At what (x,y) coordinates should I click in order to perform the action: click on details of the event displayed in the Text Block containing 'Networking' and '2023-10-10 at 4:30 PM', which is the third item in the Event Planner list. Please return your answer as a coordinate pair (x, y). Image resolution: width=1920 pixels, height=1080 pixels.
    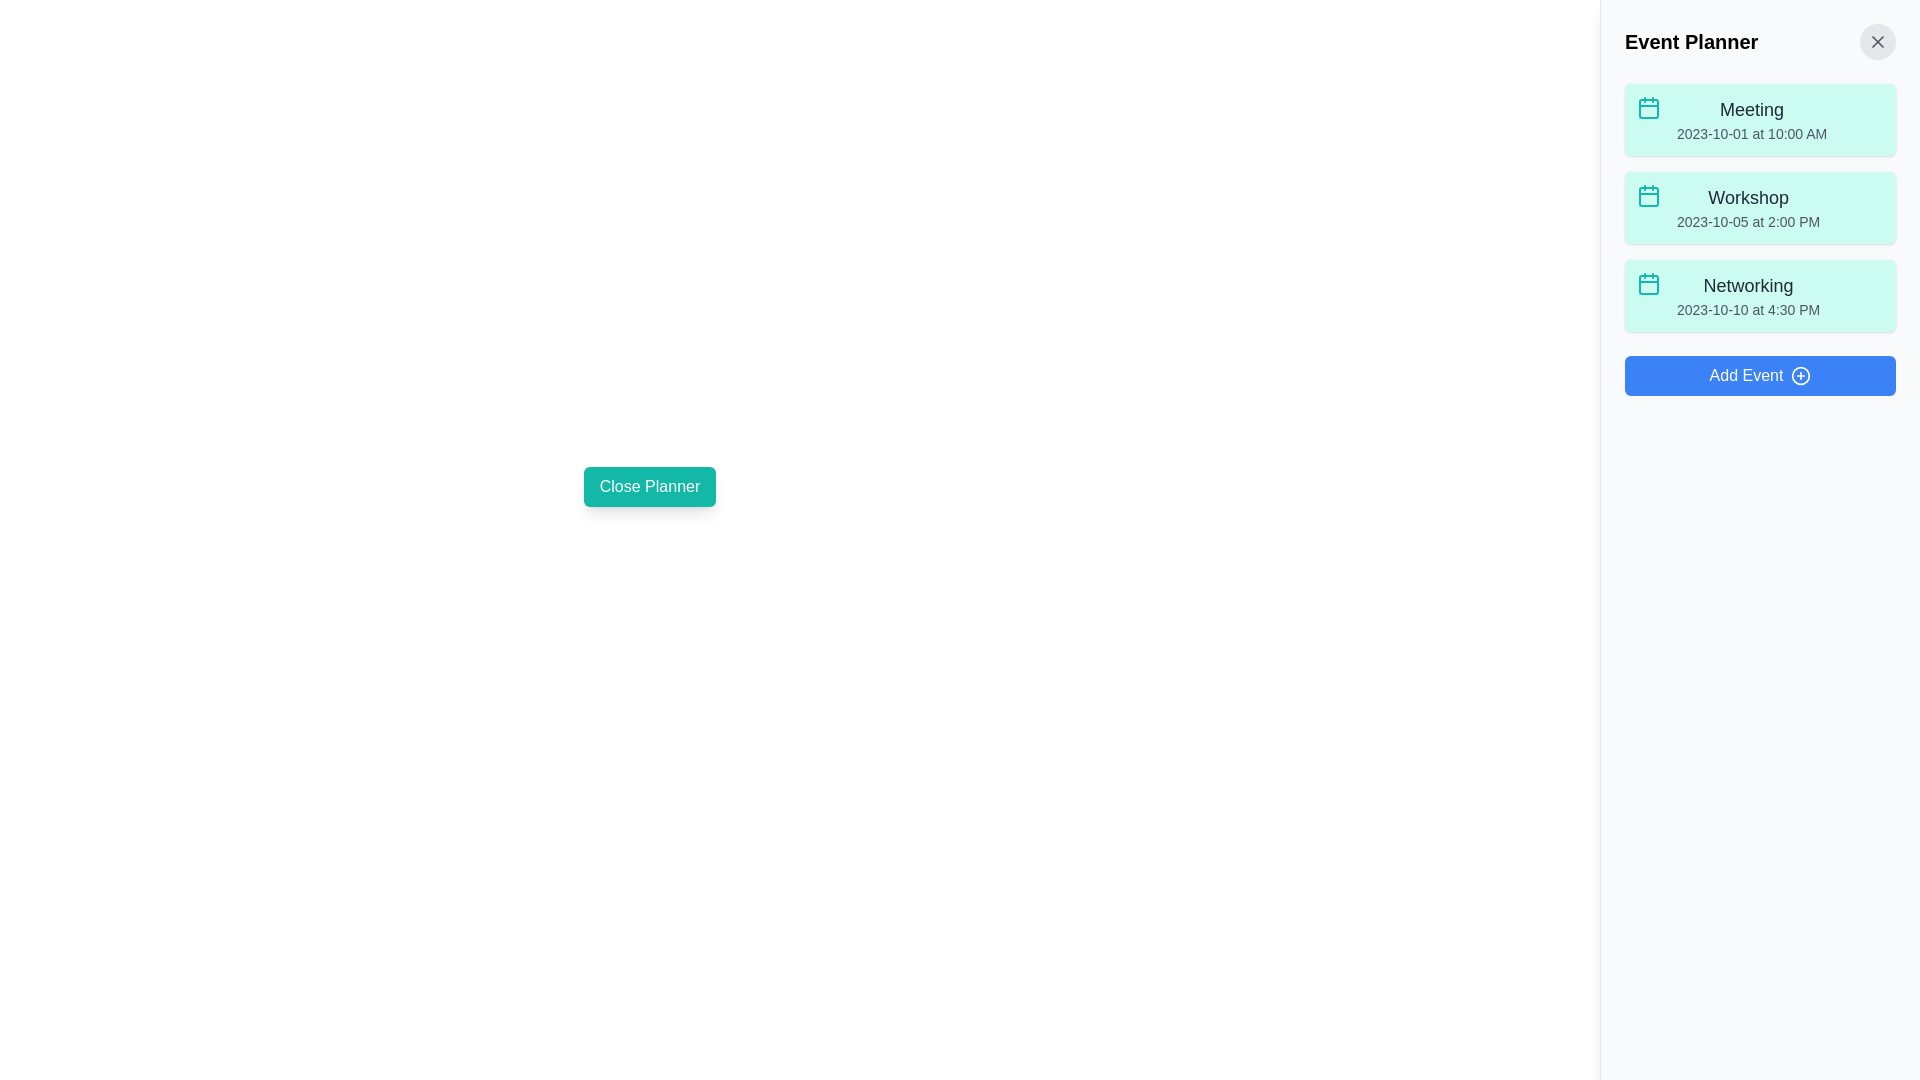
    Looking at the image, I should click on (1747, 296).